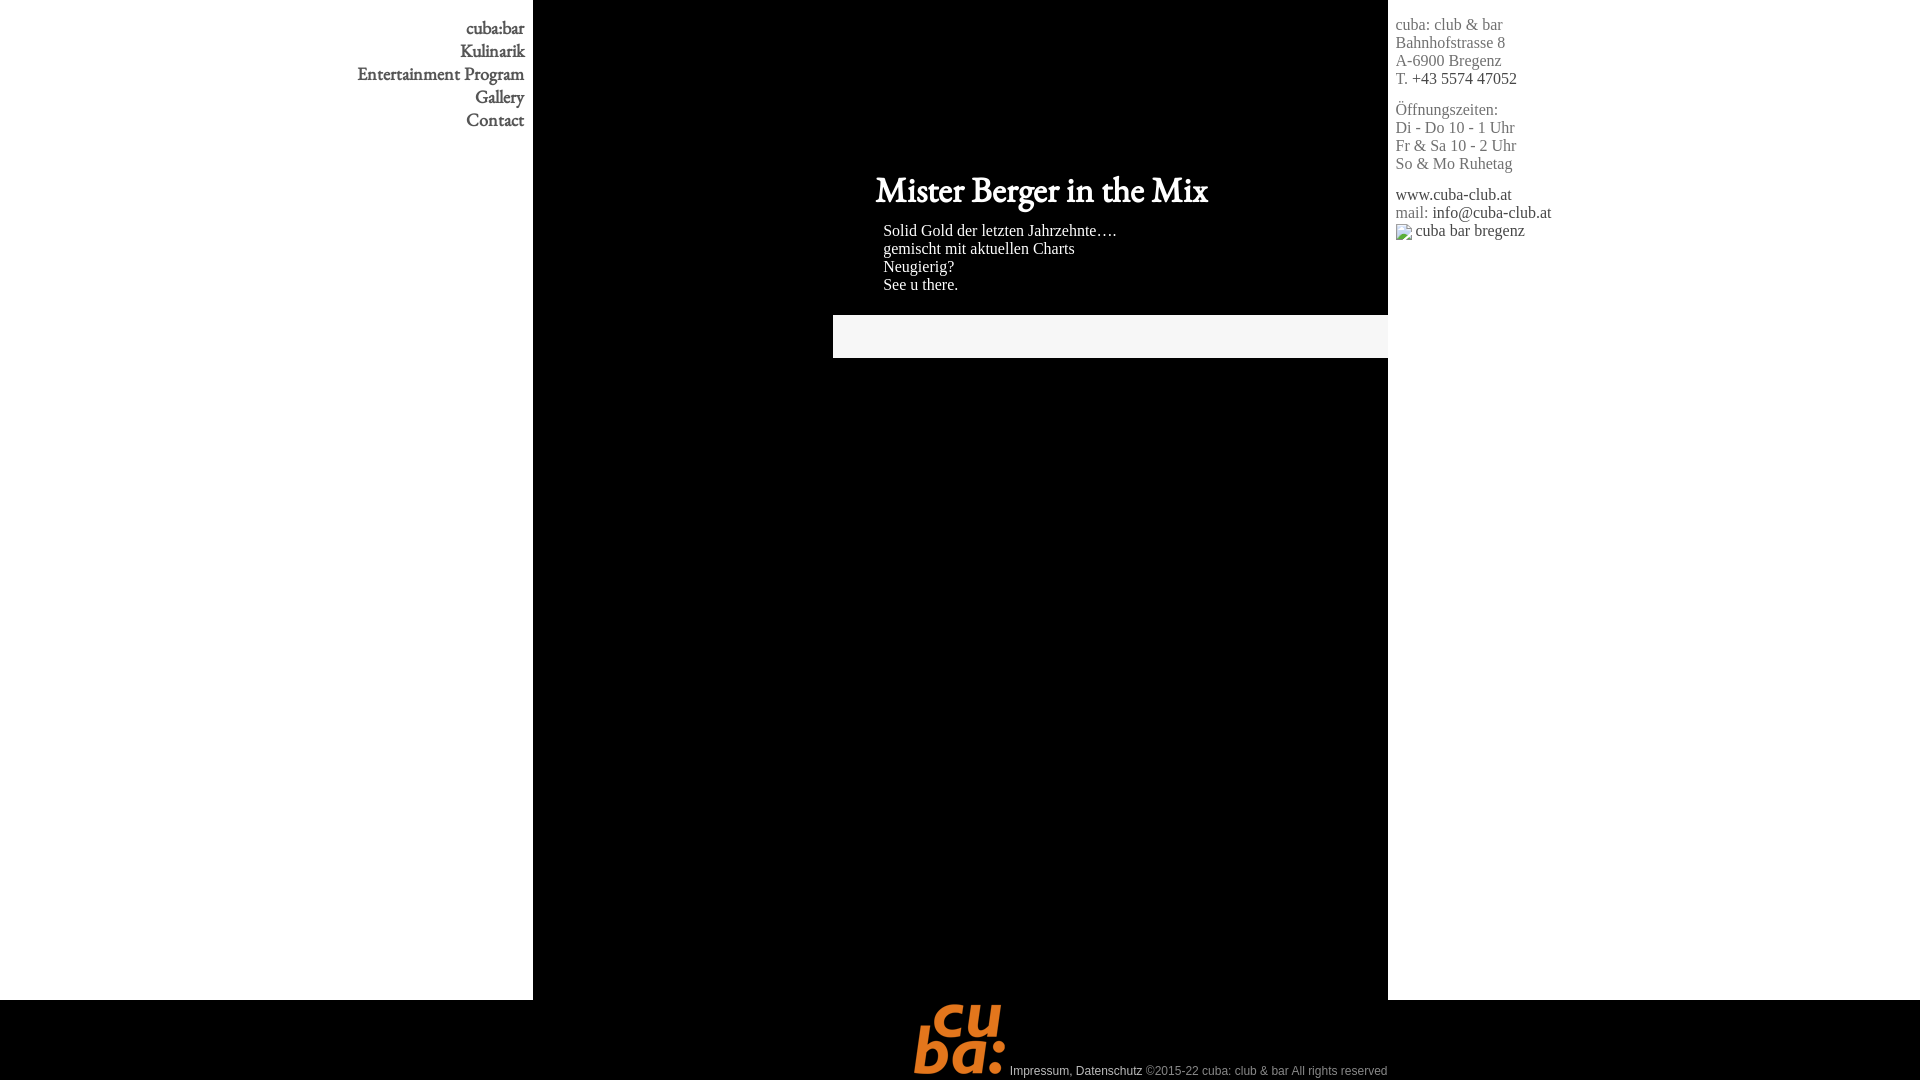 This screenshot has width=1920, height=1080. Describe the element at coordinates (443, 96) in the screenshot. I see `'Gallery'` at that location.